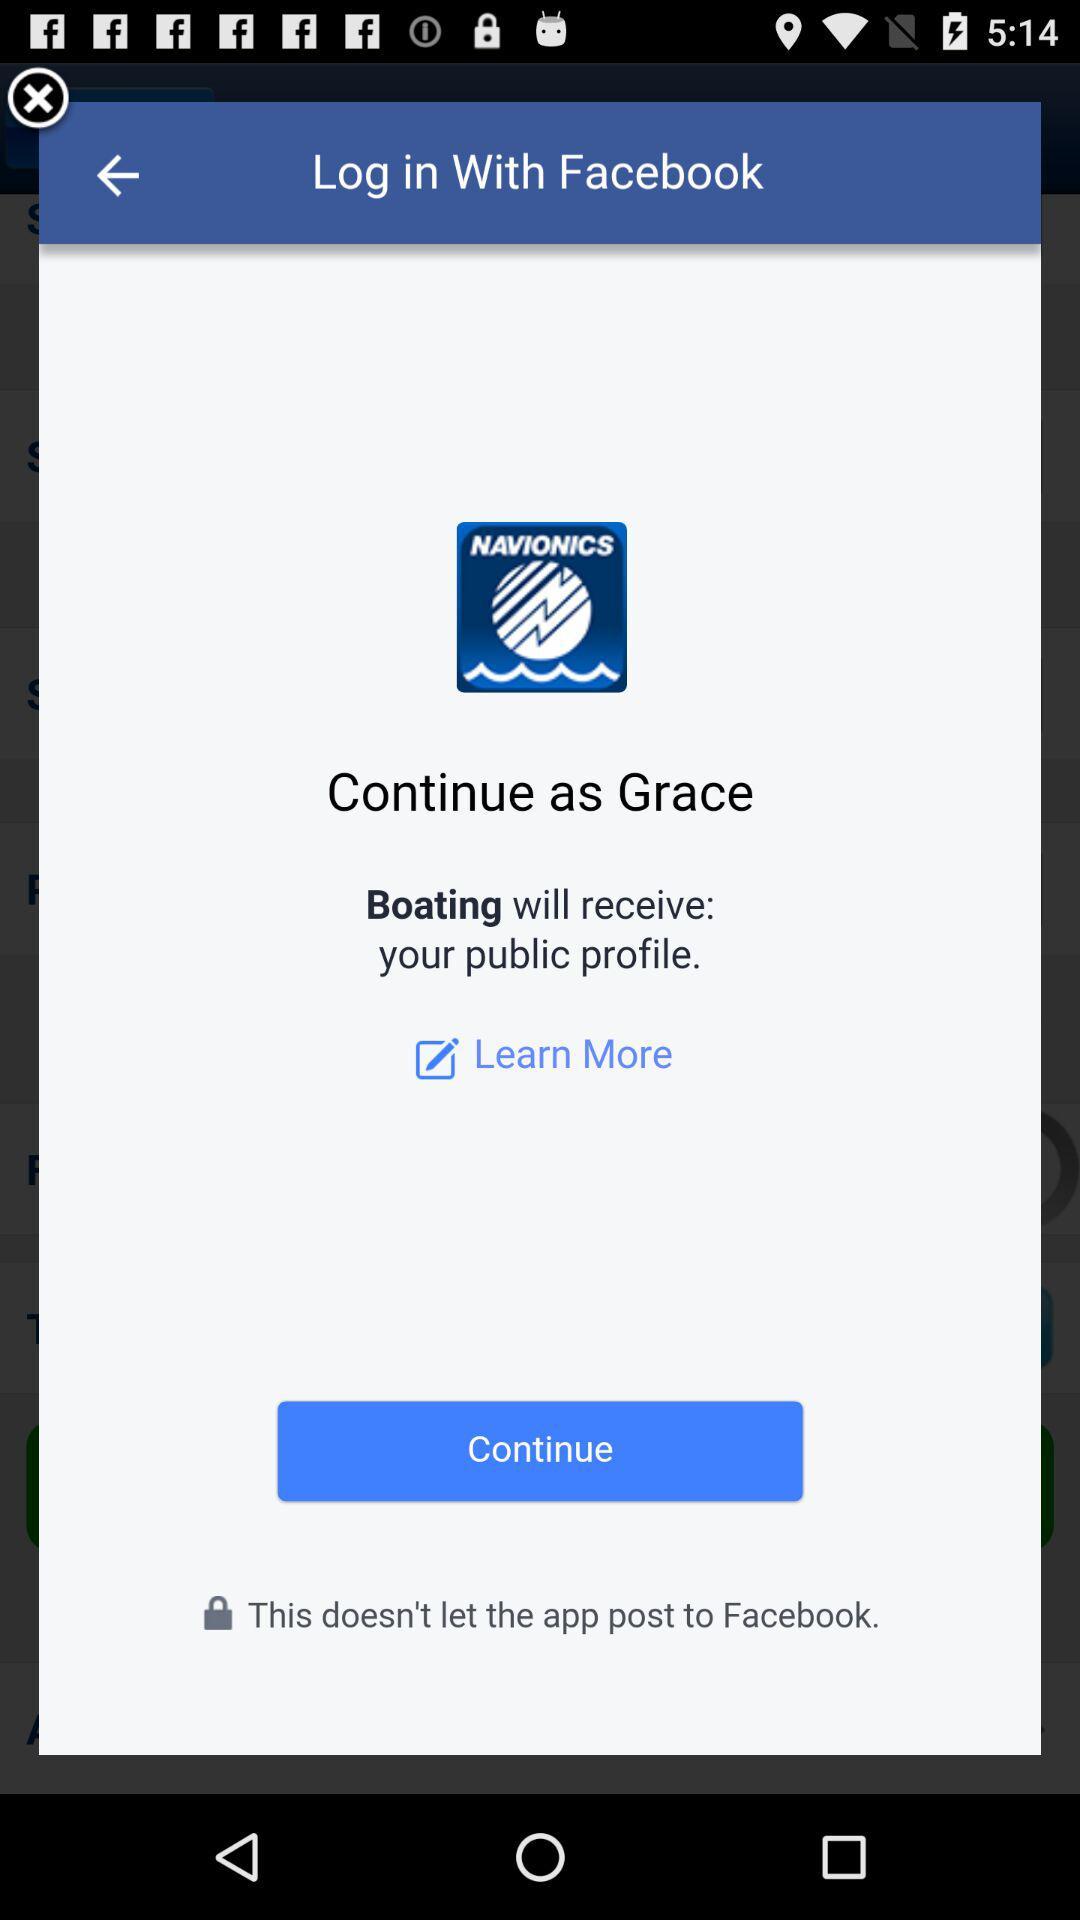 The width and height of the screenshot is (1080, 1920). Describe the element at coordinates (38, 107) in the screenshot. I see `the close icon` at that location.